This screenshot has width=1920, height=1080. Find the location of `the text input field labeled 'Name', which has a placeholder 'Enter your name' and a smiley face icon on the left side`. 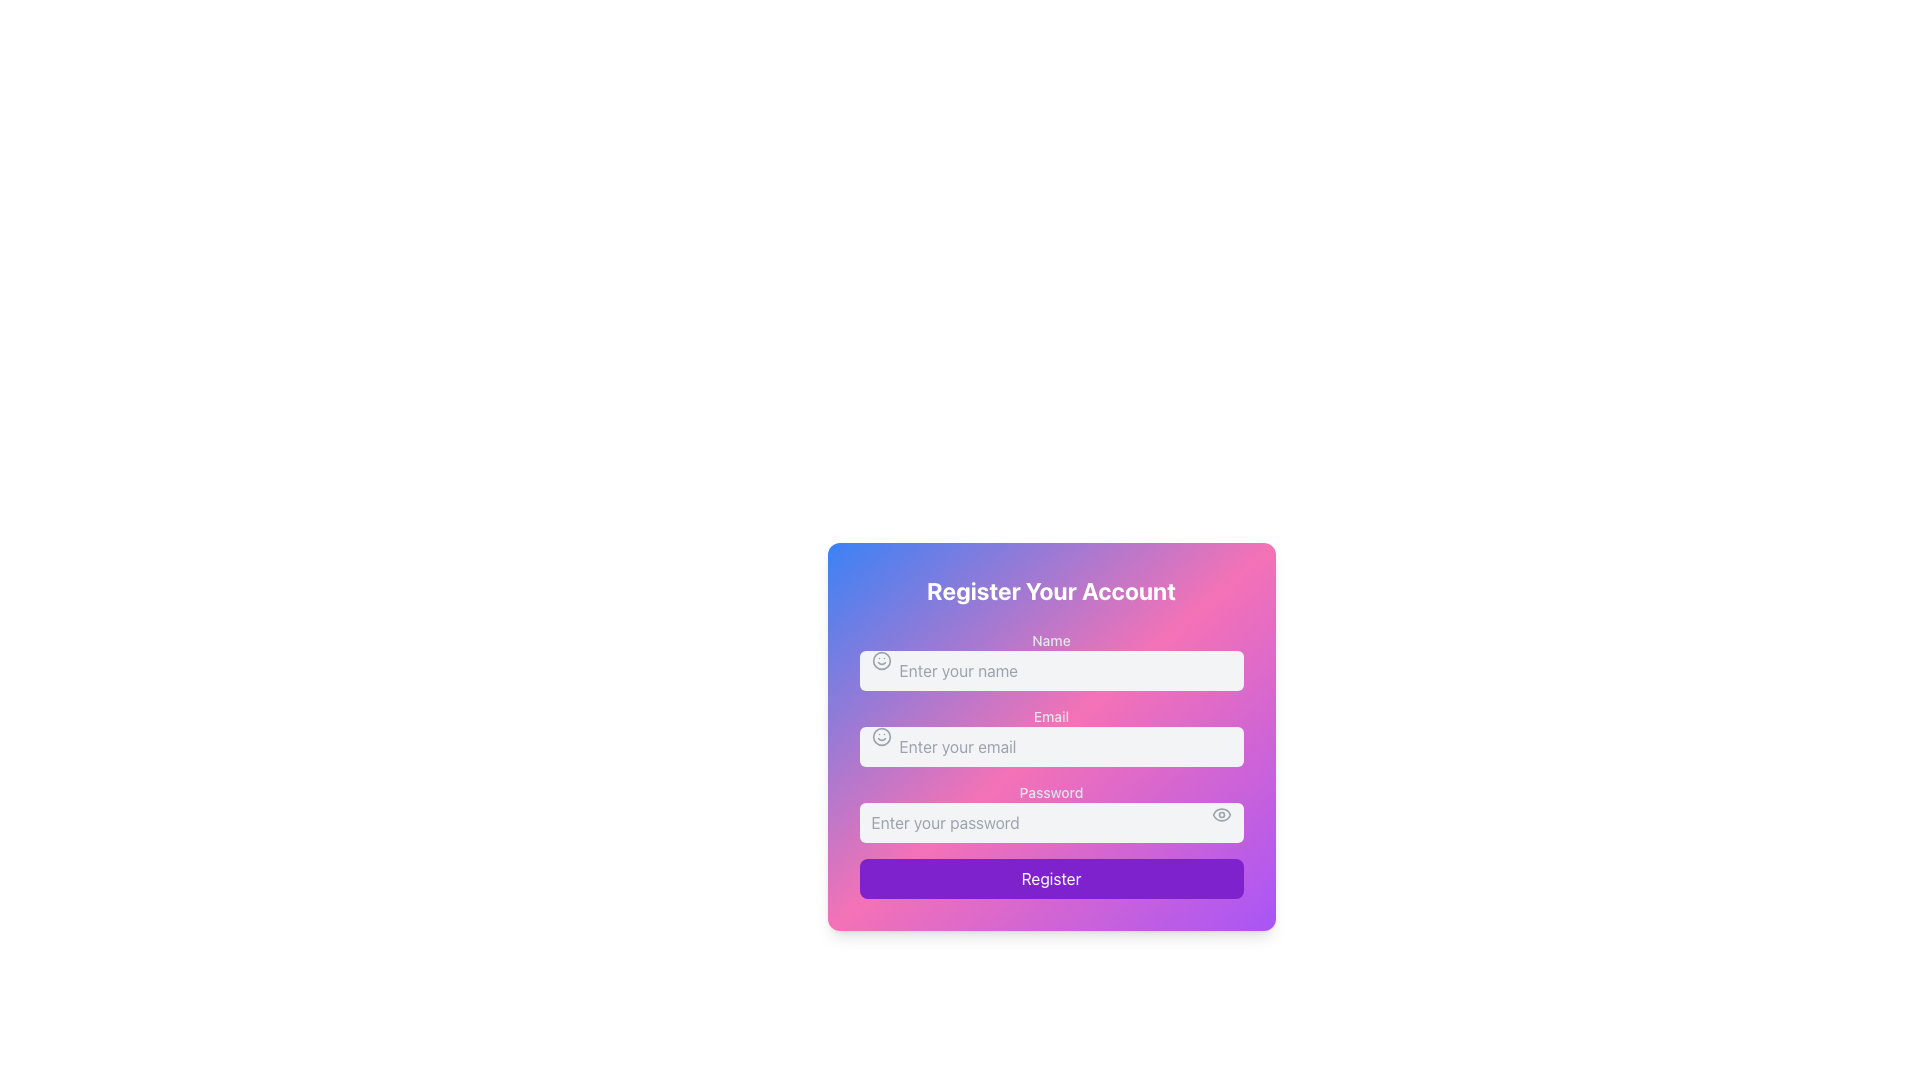

the text input field labeled 'Name', which has a placeholder 'Enter your name' and a smiley face icon on the left side is located at coordinates (1050, 660).